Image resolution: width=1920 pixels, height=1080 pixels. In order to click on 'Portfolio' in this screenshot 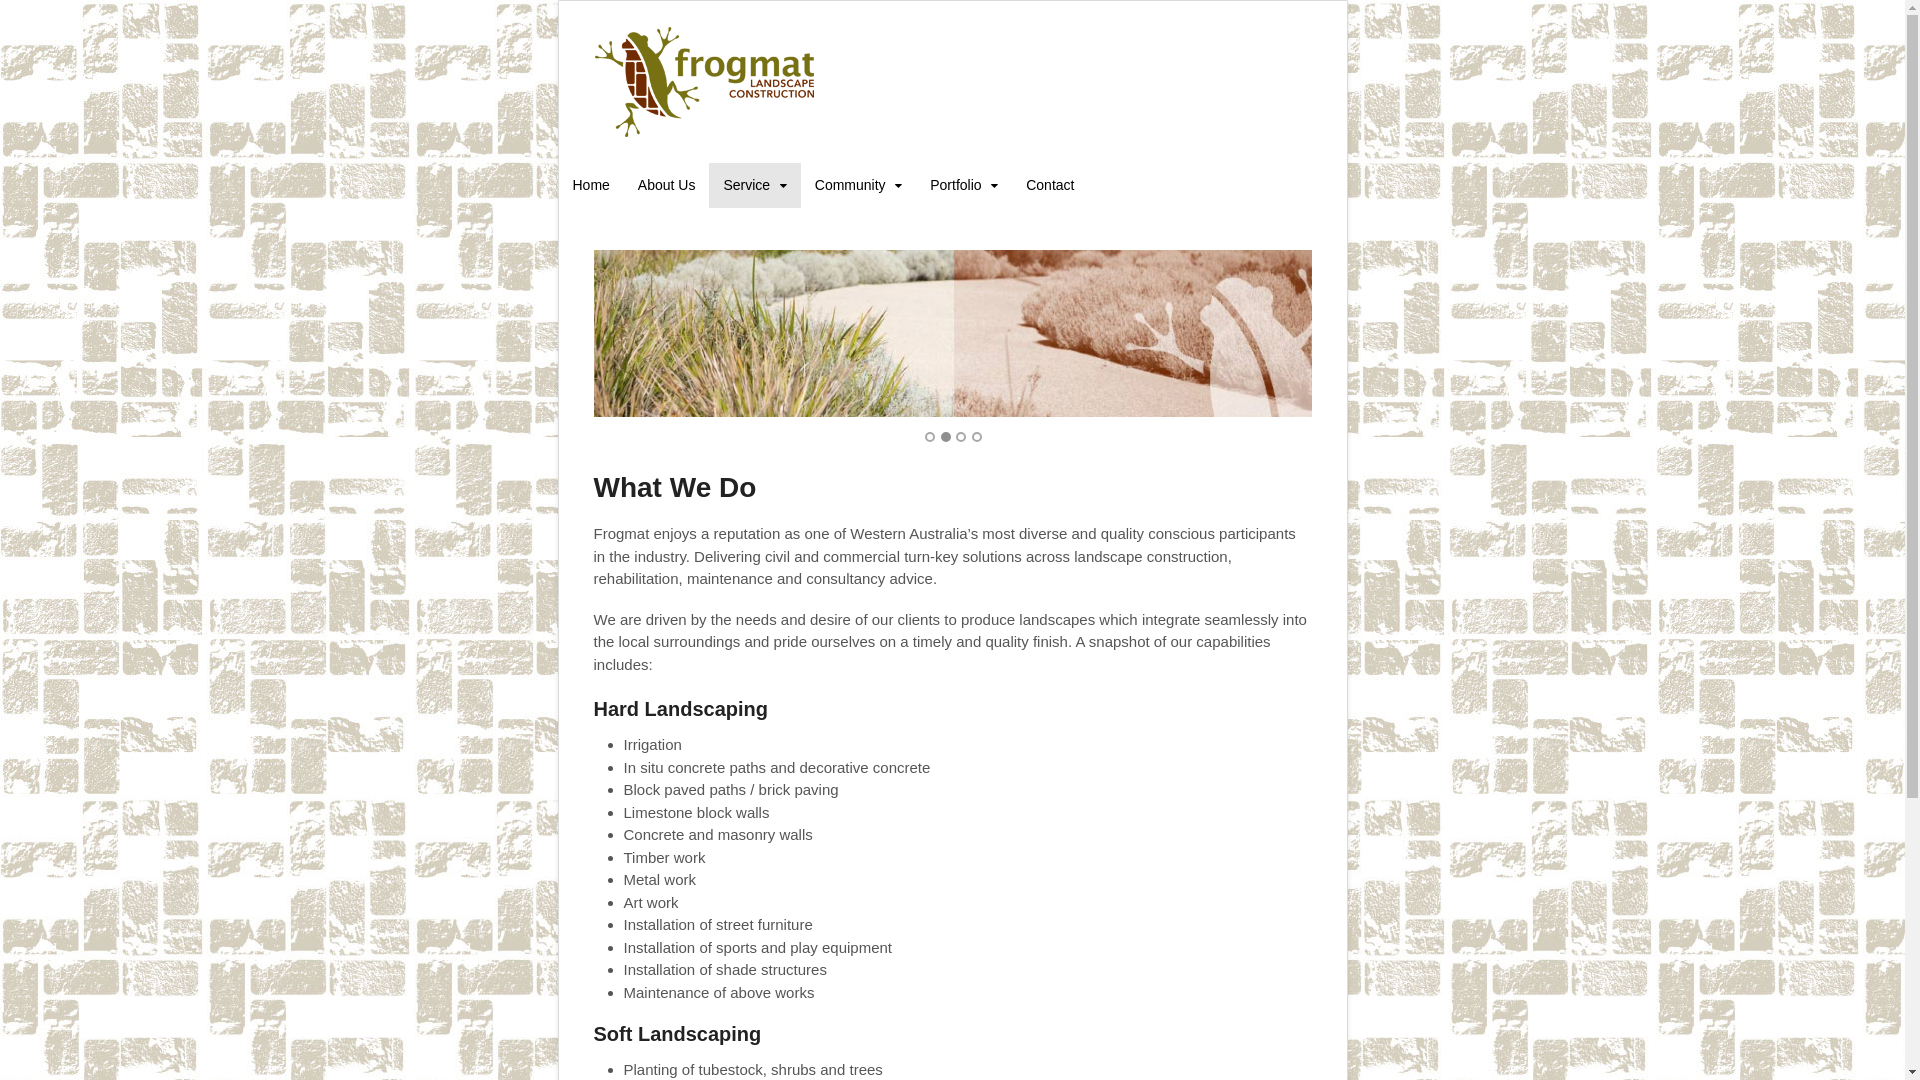, I will do `click(964, 185)`.